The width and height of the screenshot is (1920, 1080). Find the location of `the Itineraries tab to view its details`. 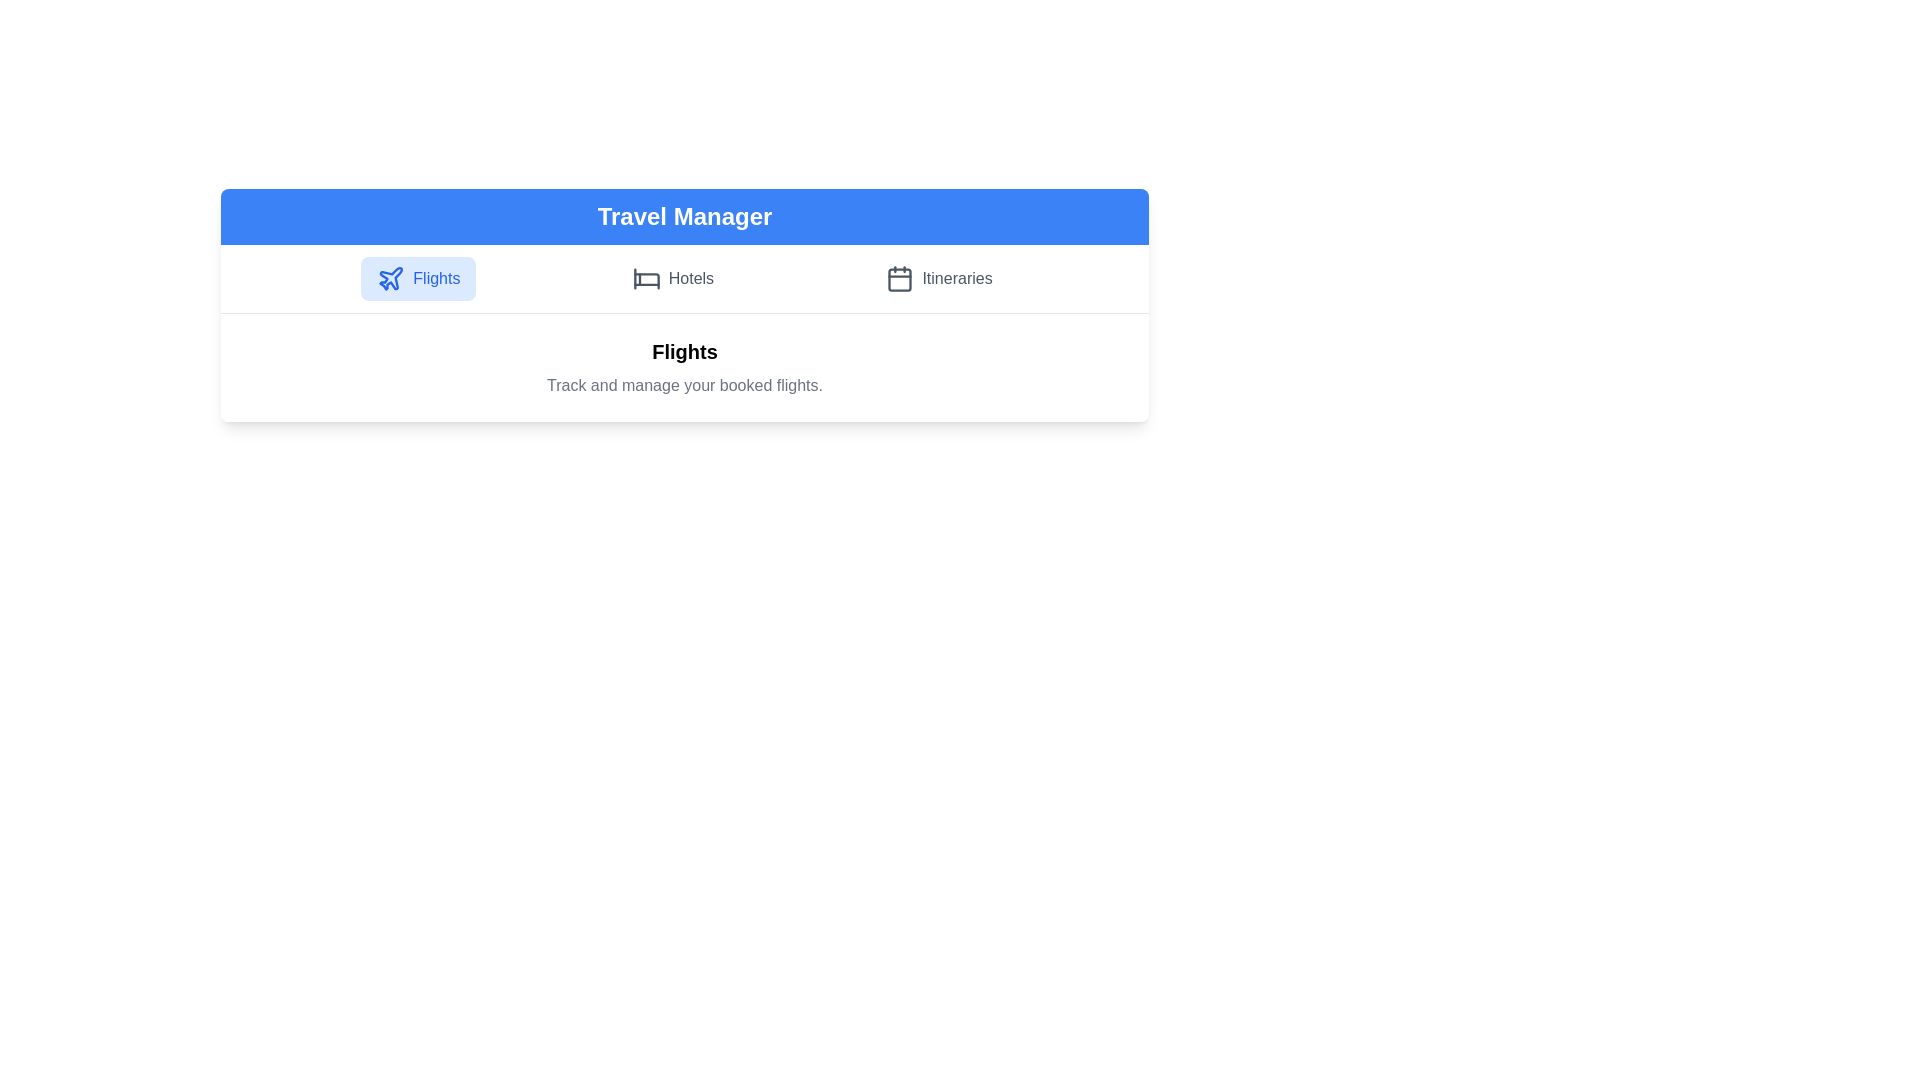

the Itineraries tab to view its details is located at coordinates (938, 278).